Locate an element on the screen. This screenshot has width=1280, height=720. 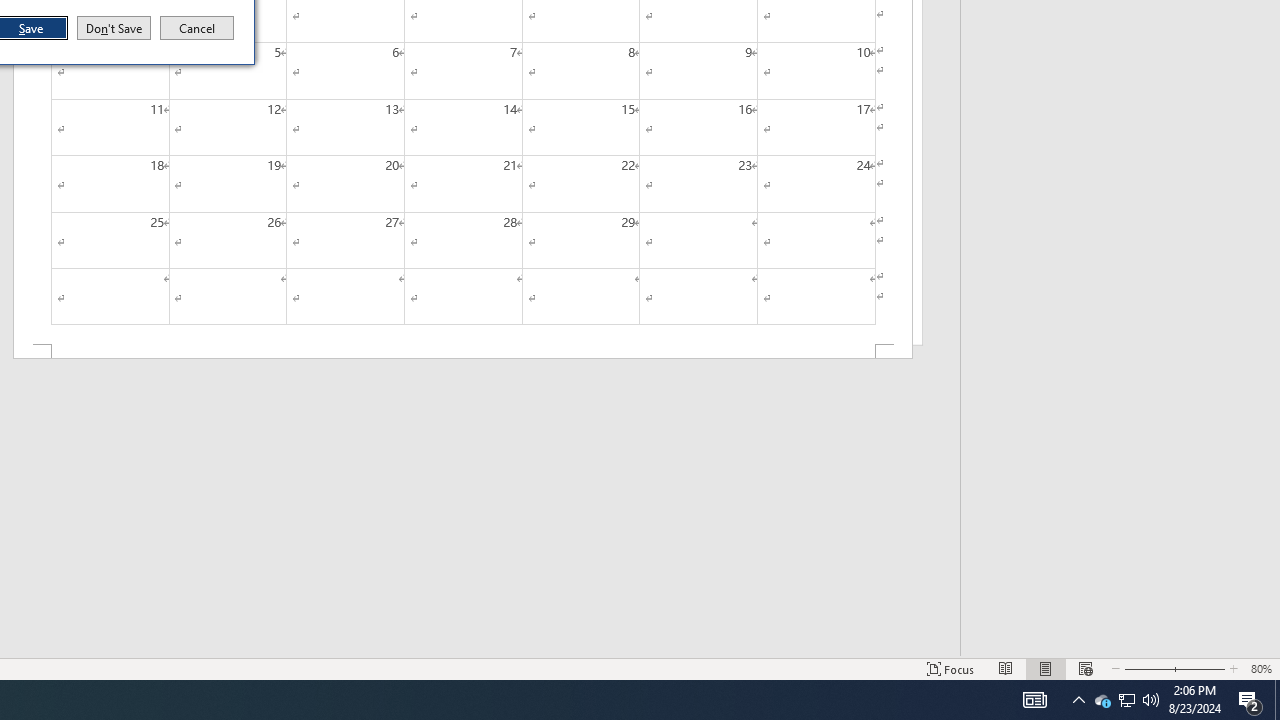
'Q2790: 100%' is located at coordinates (1127, 698).